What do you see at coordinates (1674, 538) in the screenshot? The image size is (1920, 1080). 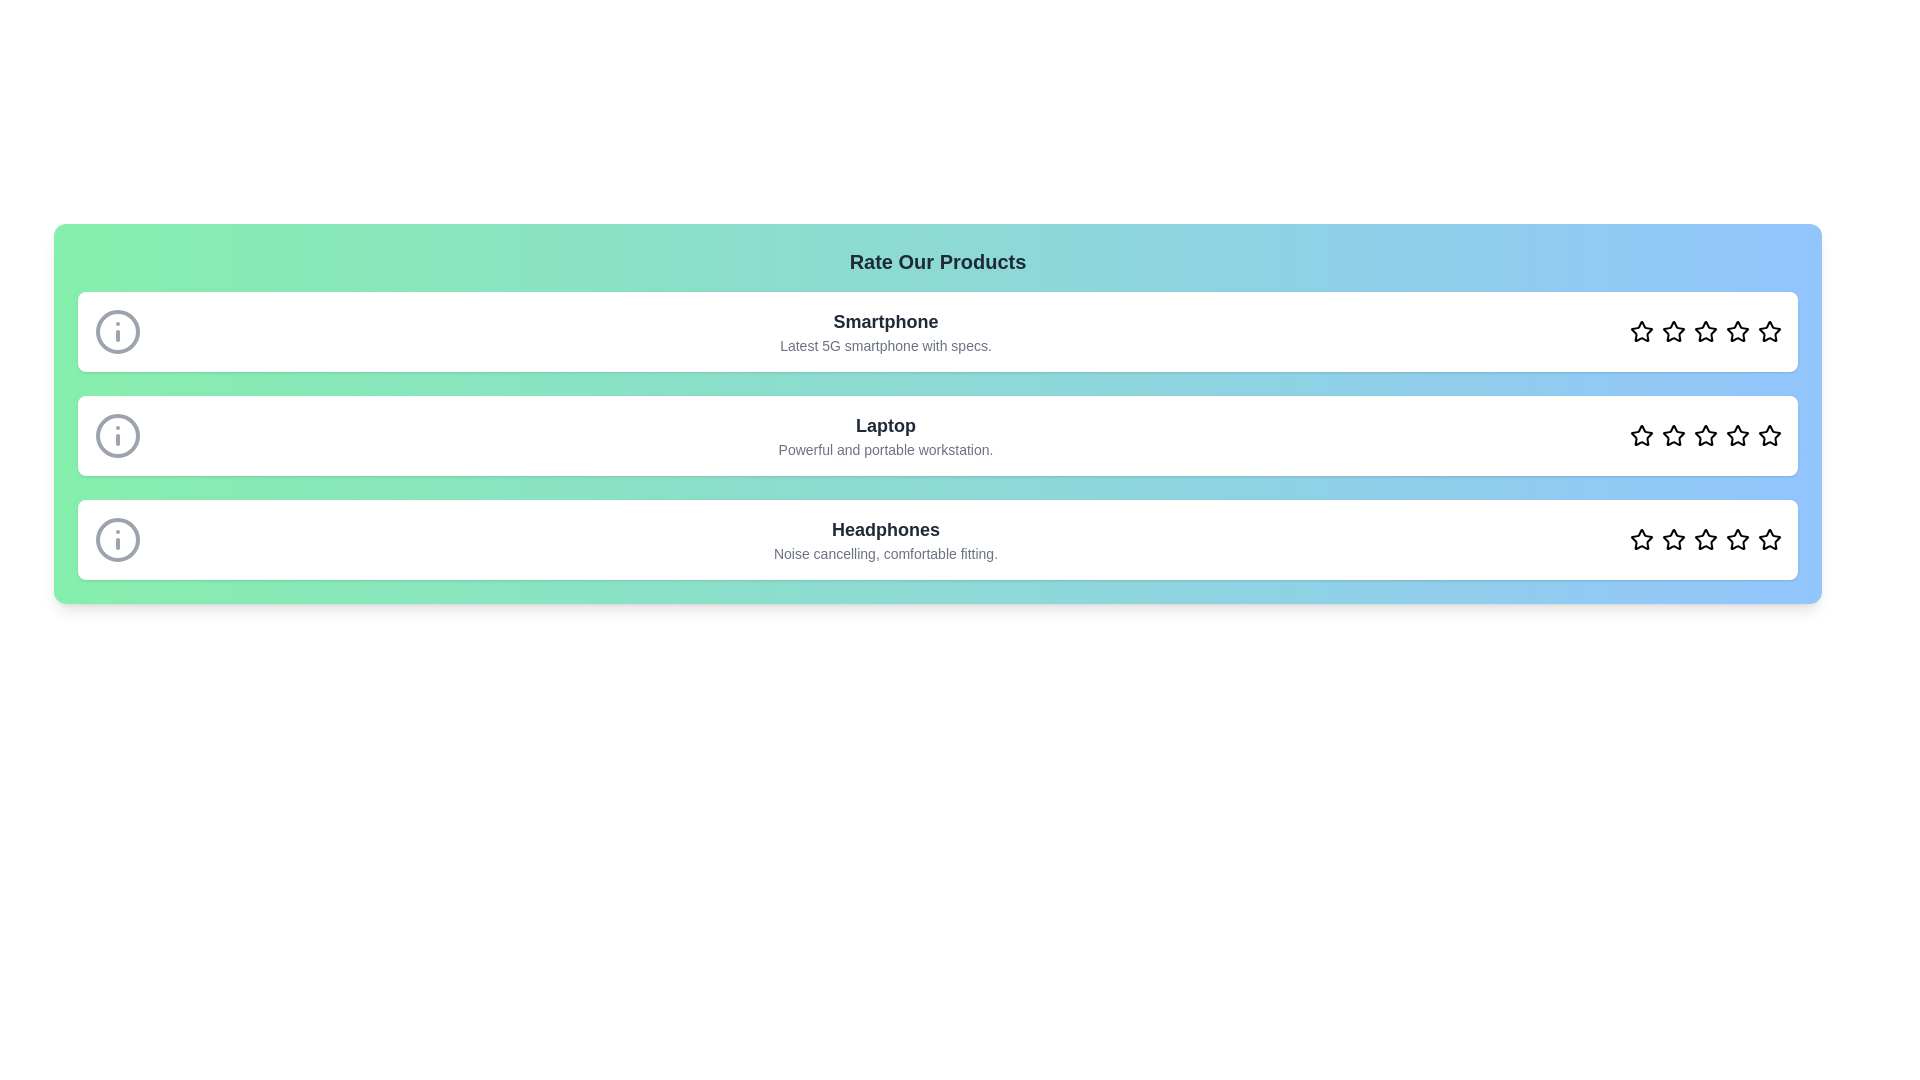 I see `the second star` at bounding box center [1674, 538].